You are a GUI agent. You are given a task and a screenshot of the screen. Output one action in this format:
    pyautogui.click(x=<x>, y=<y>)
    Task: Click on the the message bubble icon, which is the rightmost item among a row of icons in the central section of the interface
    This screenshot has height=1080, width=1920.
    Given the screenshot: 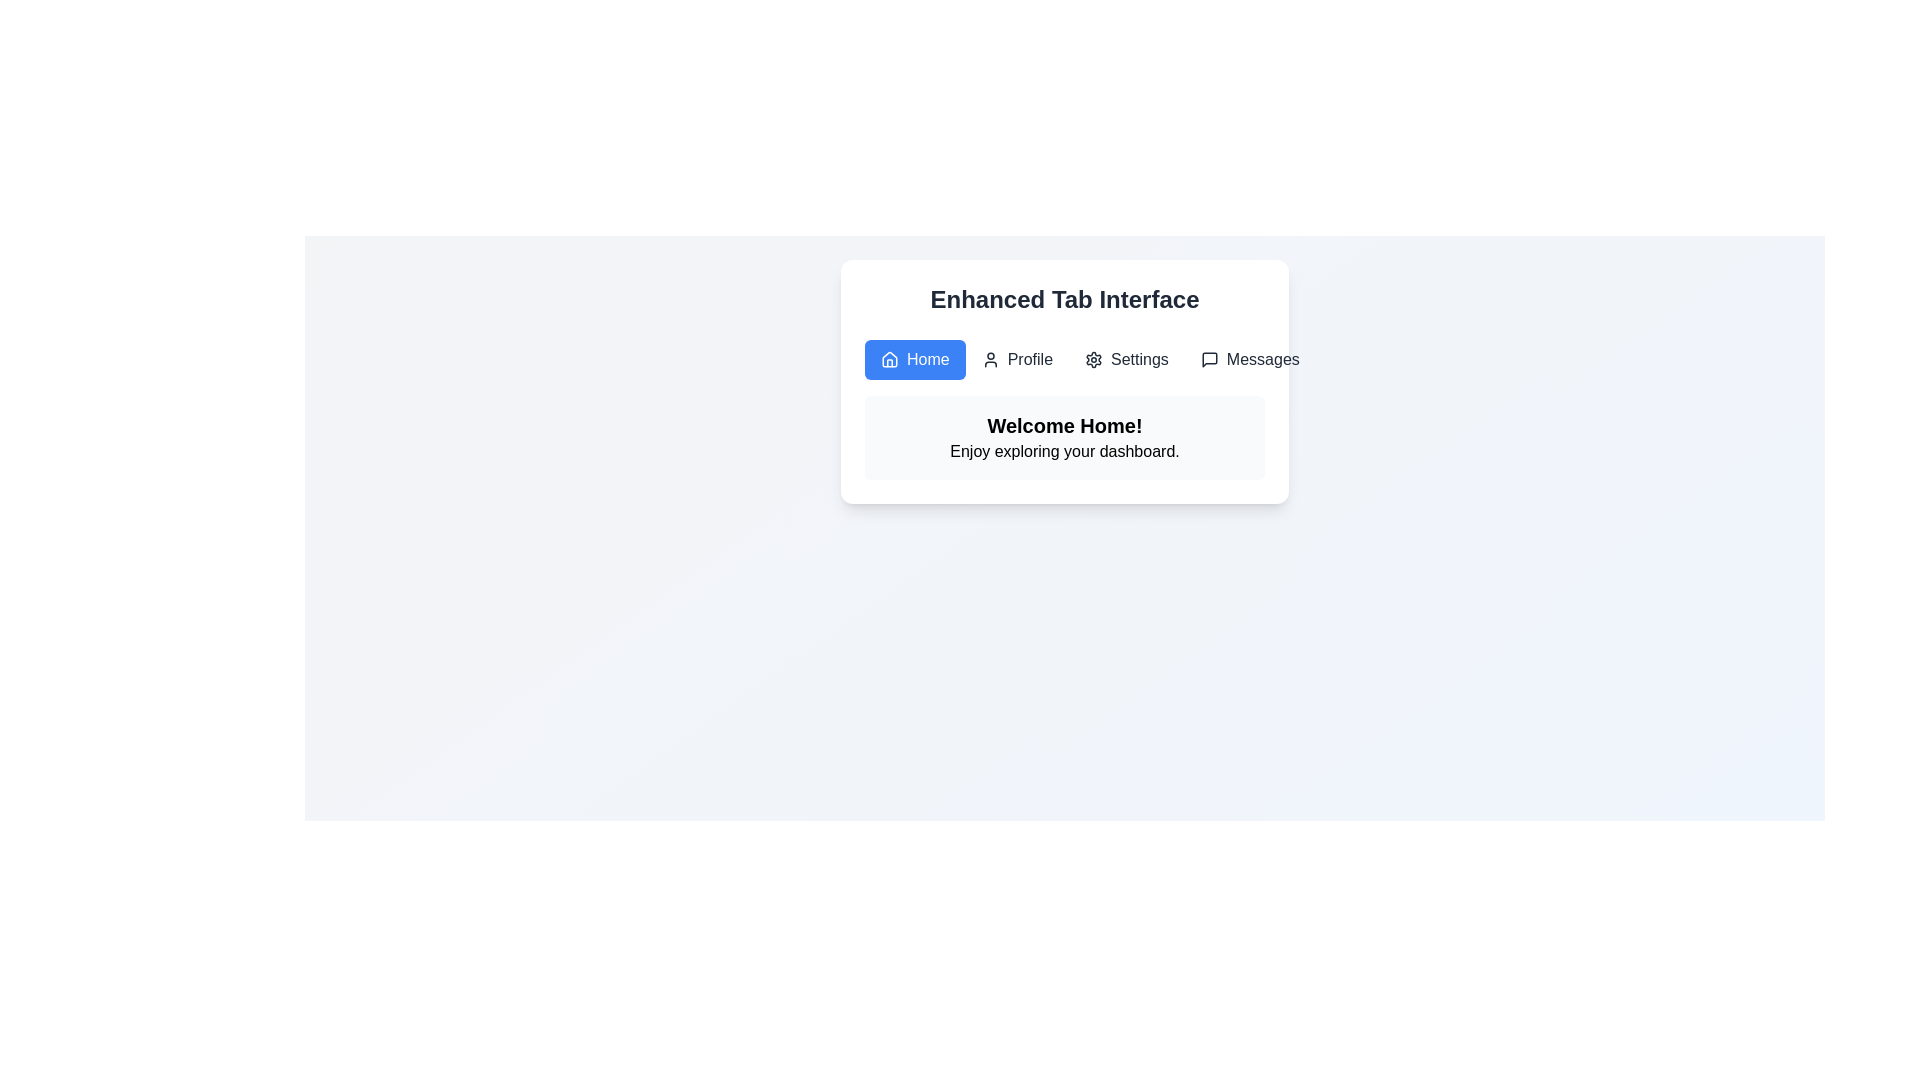 What is the action you would take?
    pyautogui.click(x=1208, y=358)
    